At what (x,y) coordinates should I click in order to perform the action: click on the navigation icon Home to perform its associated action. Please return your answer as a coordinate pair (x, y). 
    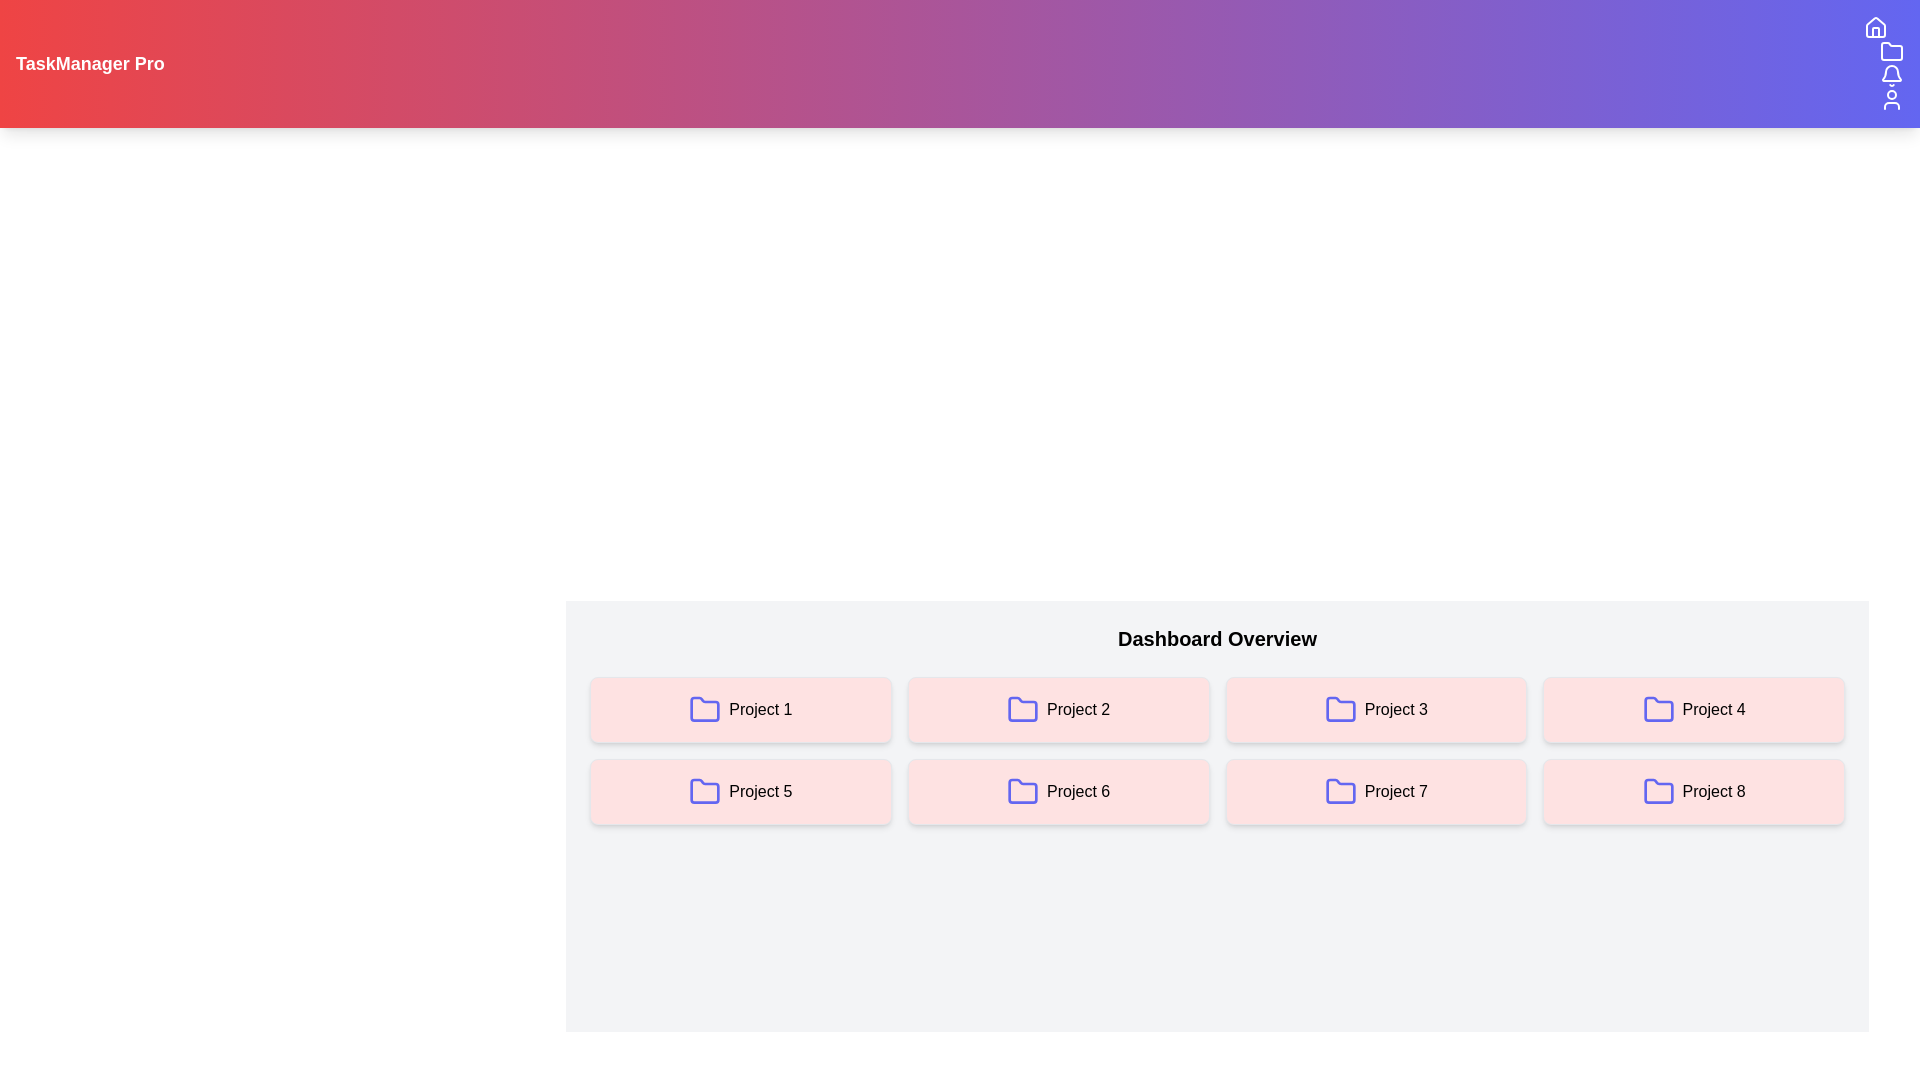
    Looking at the image, I should click on (1875, 27).